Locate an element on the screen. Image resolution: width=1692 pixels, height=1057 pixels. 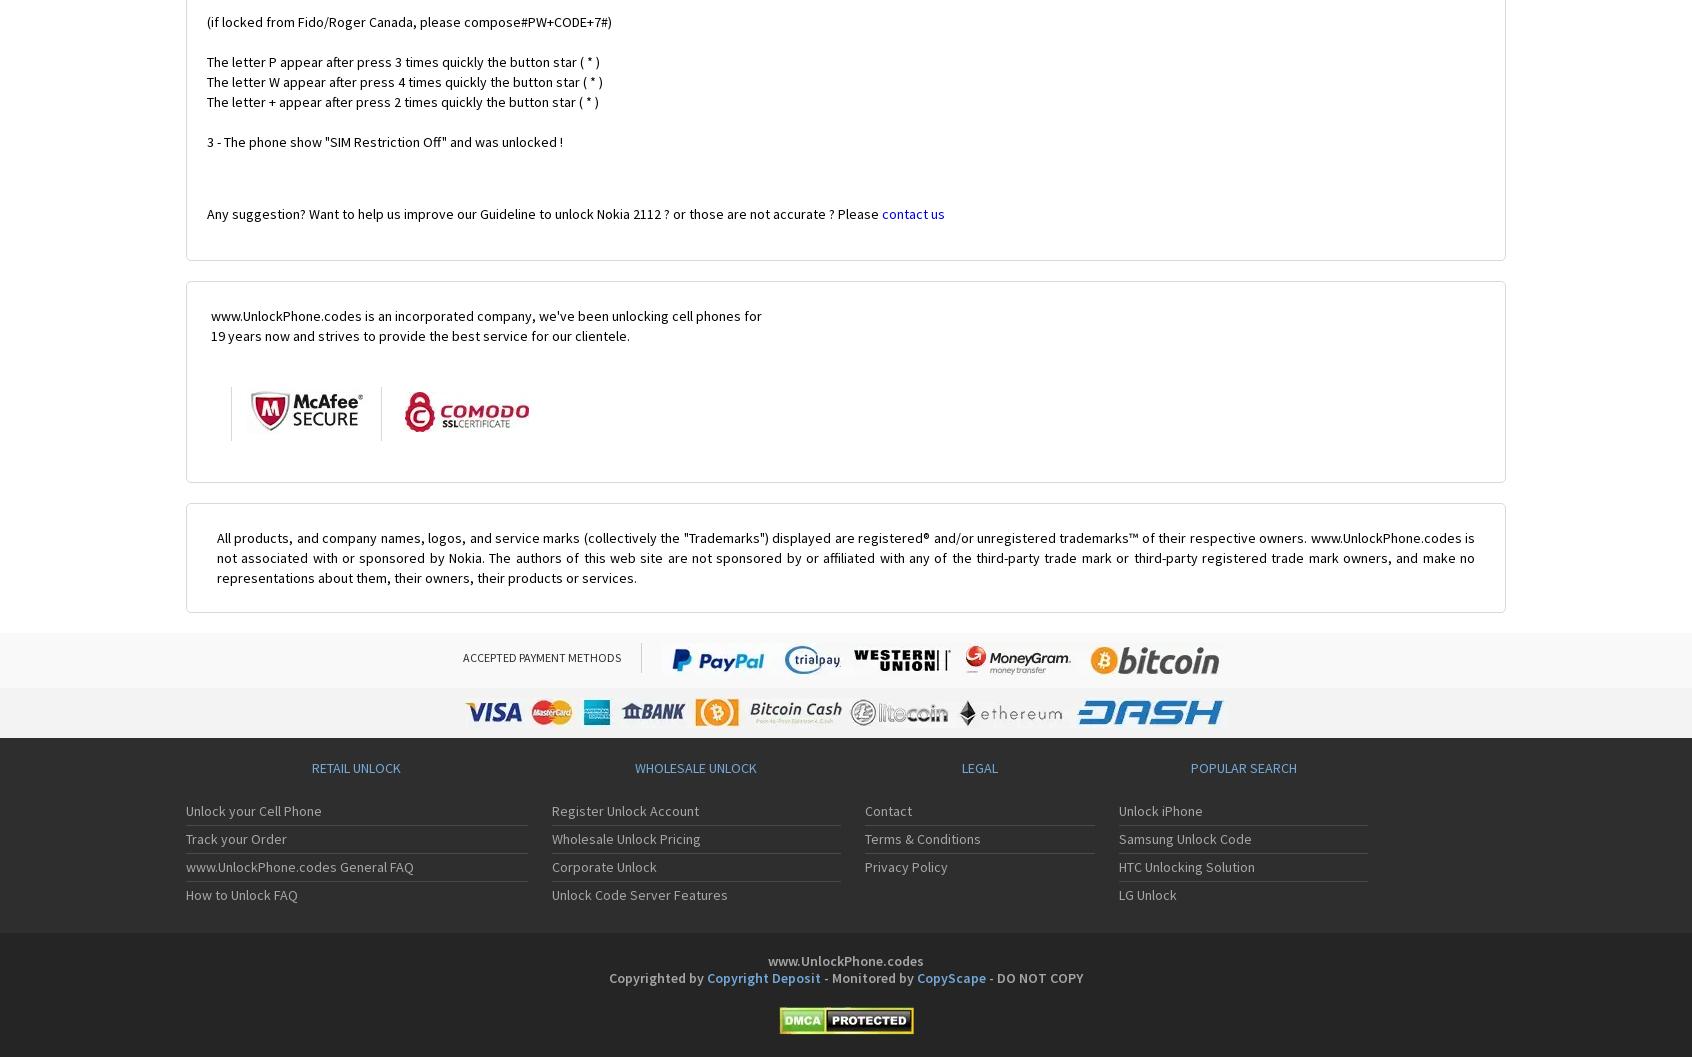
'www.UnlockPhone.codes is an incorporated company, we've been unlocking cell phones for' is located at coordinates (209, 316).